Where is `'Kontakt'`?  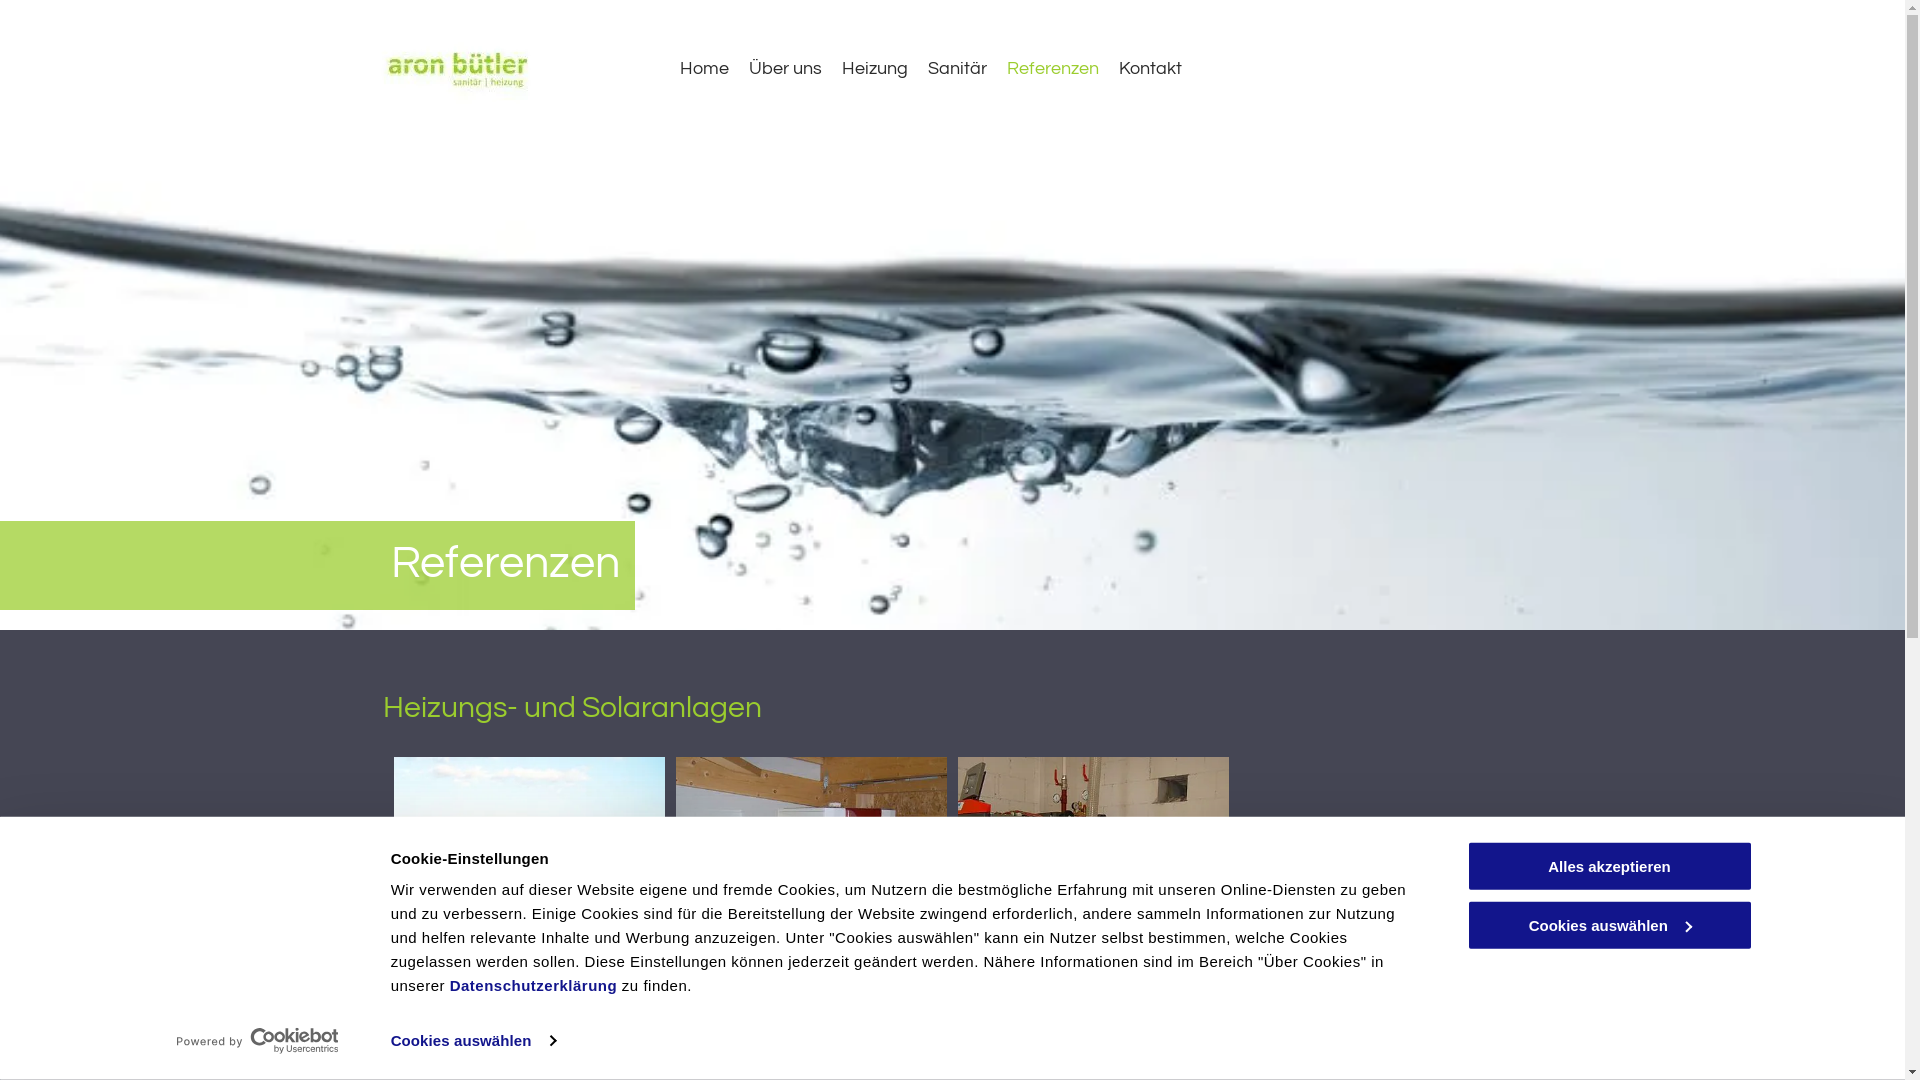 'Kontakt' is located at coordinates (1150, 67).